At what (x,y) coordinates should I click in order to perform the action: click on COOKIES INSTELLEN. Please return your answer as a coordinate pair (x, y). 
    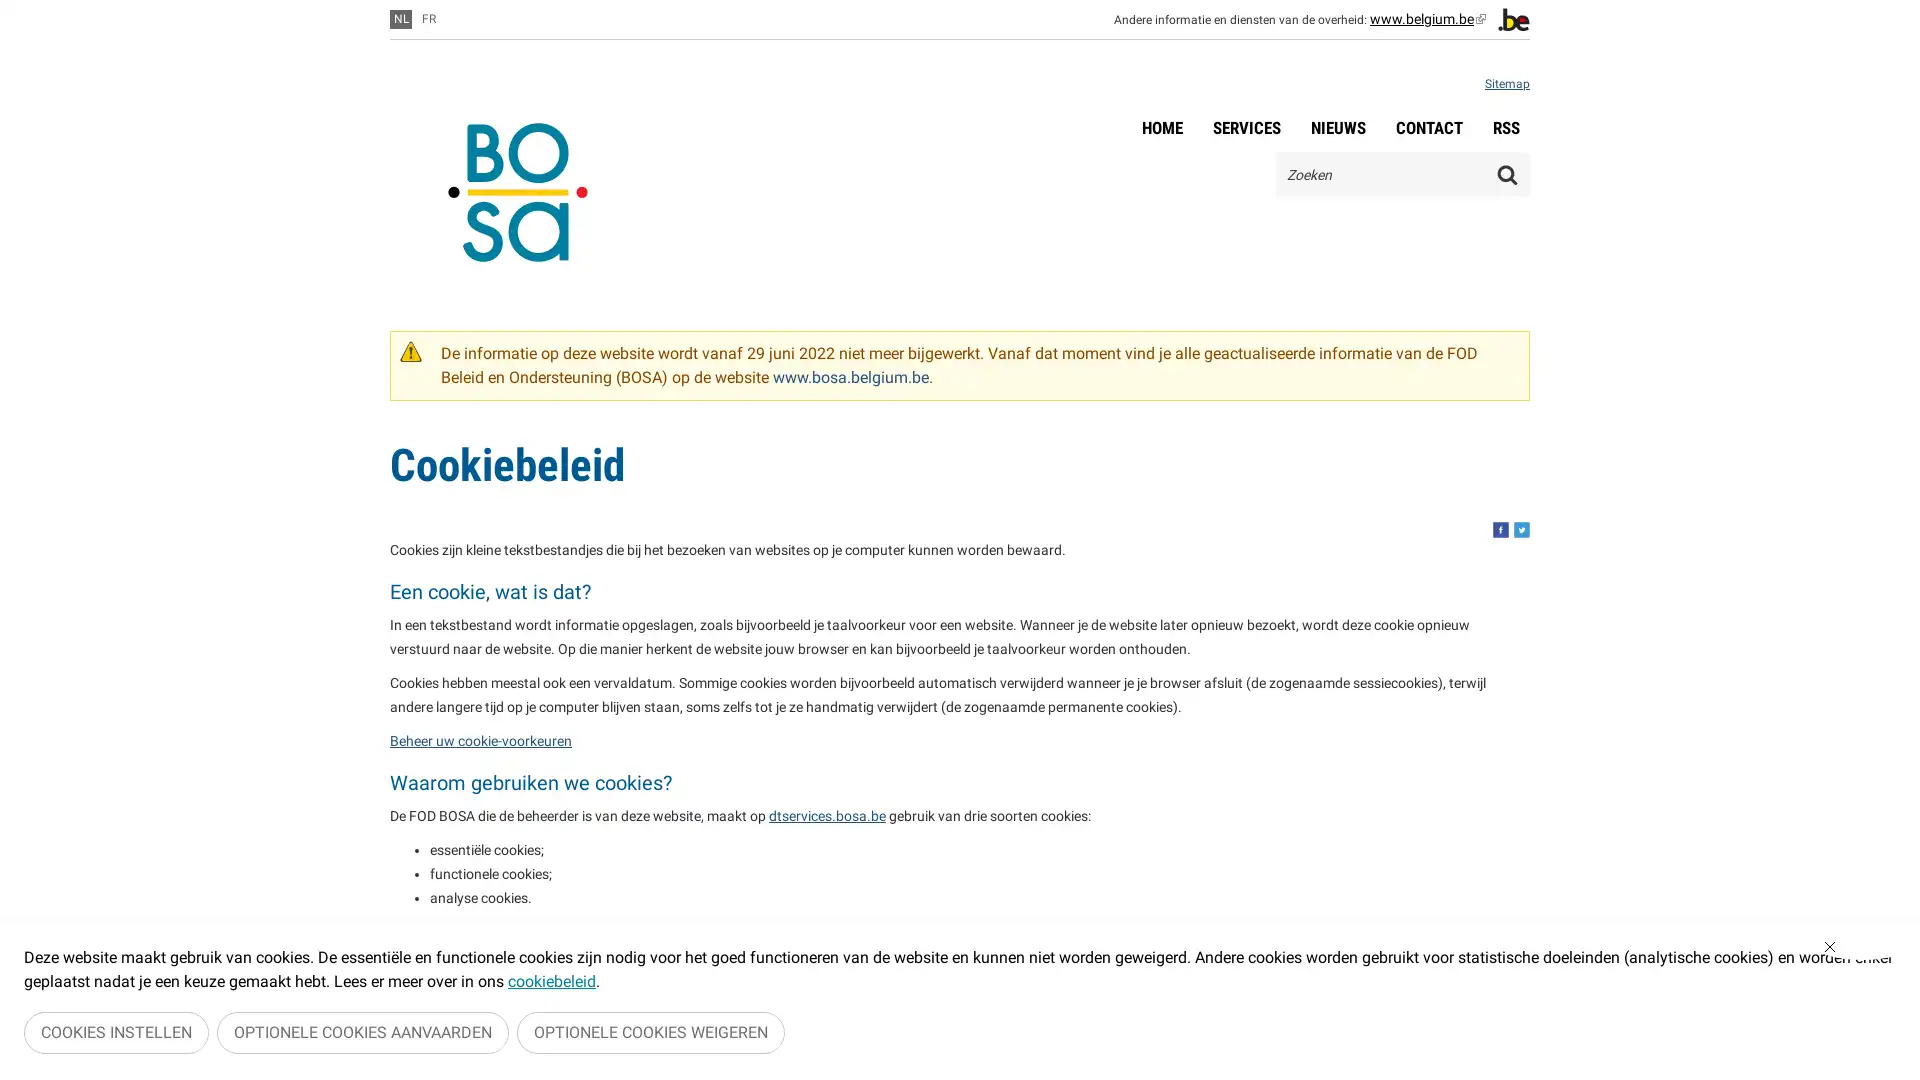
    Looking at the image, I should click on (115, 1034).